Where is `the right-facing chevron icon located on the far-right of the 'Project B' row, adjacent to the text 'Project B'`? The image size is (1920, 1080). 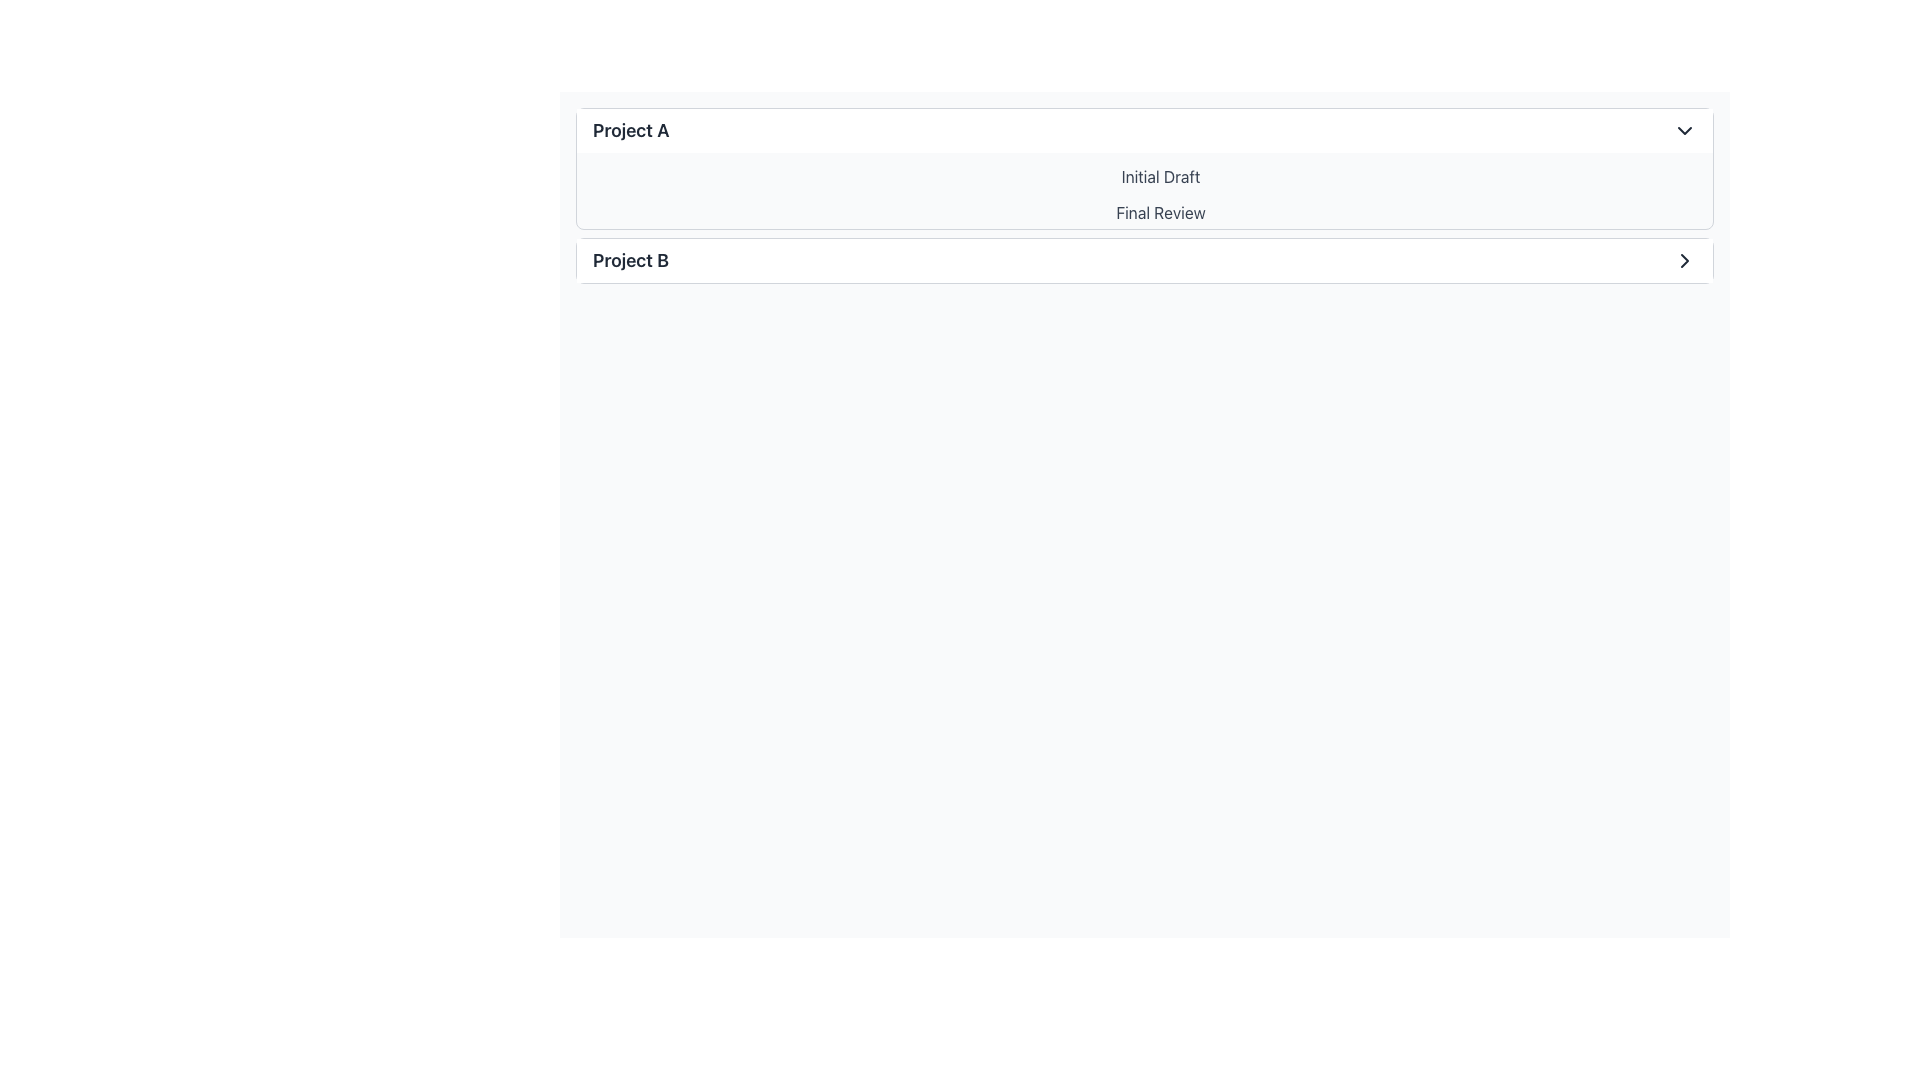 the right-facing chevron icon located on the far-right of the 'Project B' row, adjacent to the text 'Project B' is located at coordinates (1683, 260).